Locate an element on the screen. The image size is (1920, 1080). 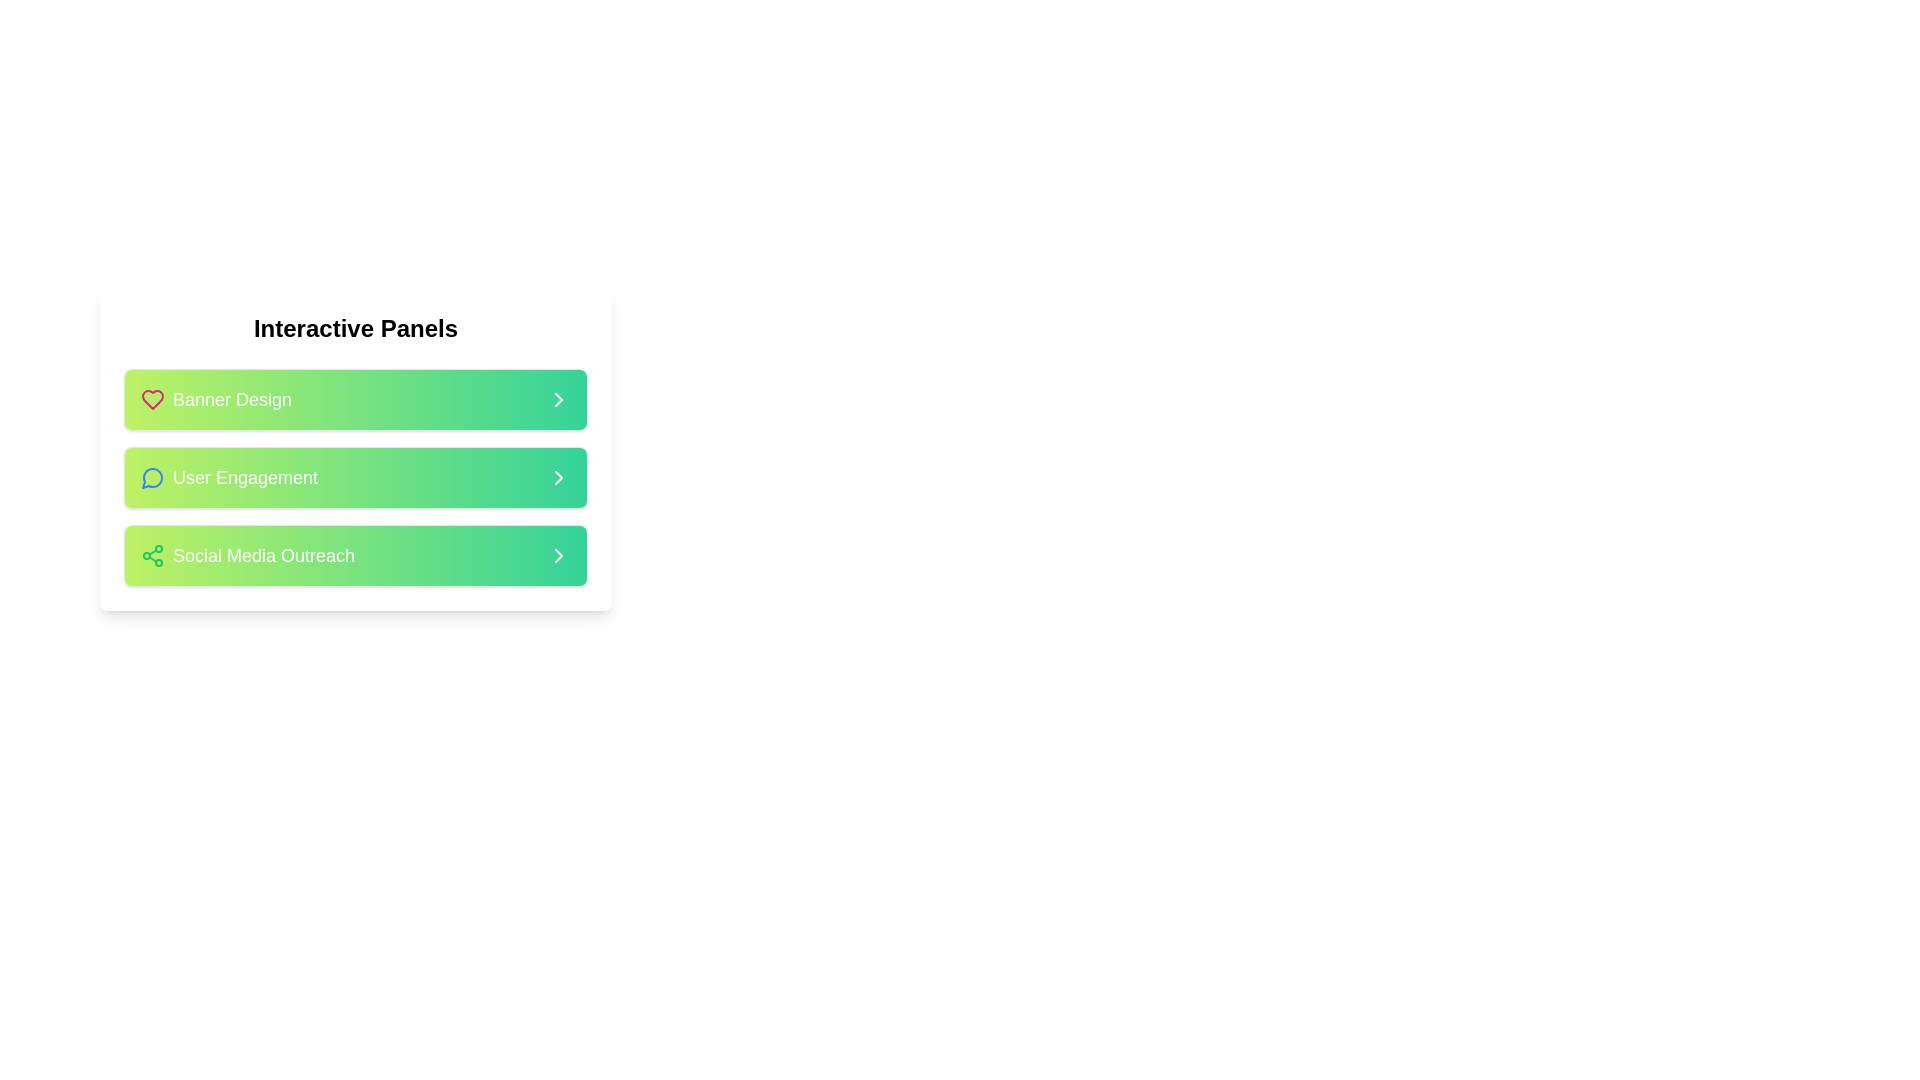
the right-pointing chevron icon located at the far-right end of the second green strip labeled 'User Engagement' is located at coordinates (558, 478).